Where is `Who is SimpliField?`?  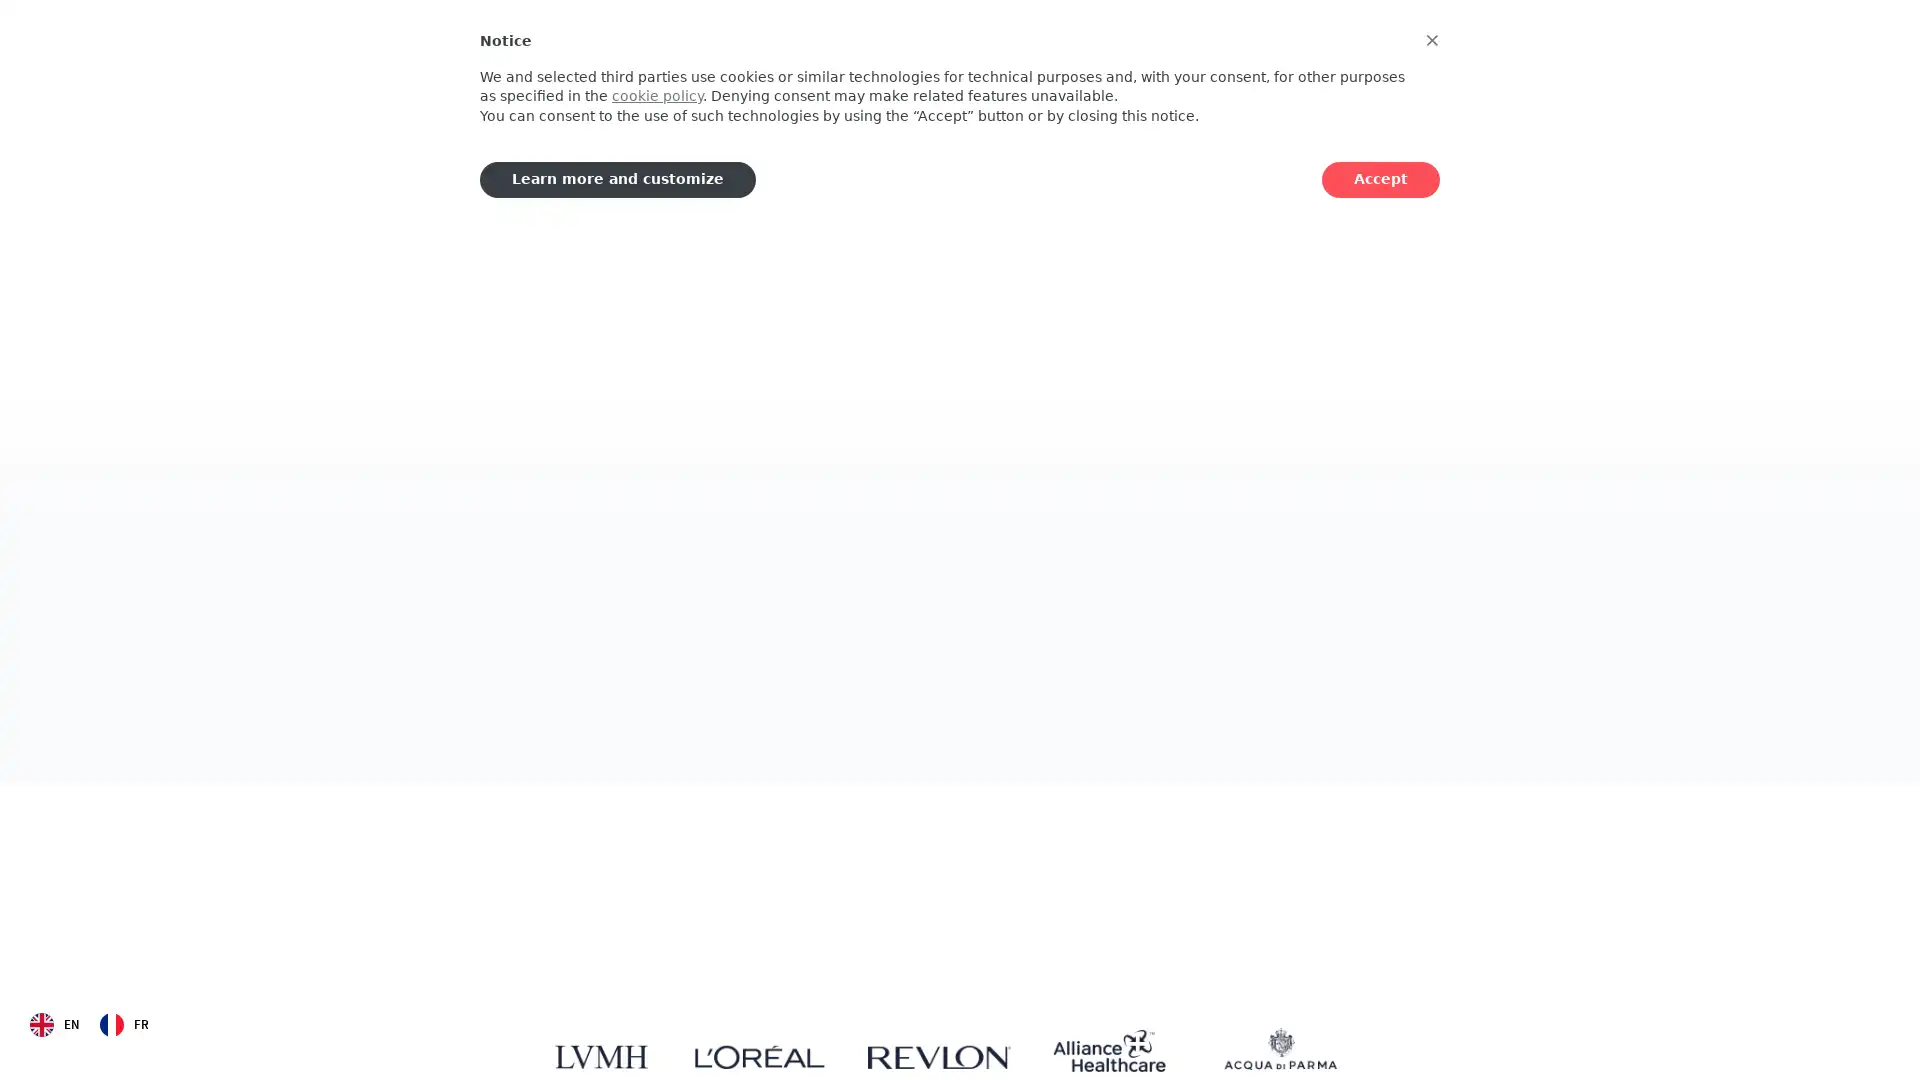 Who is SimpliField? is located at coordinates (635, 593).